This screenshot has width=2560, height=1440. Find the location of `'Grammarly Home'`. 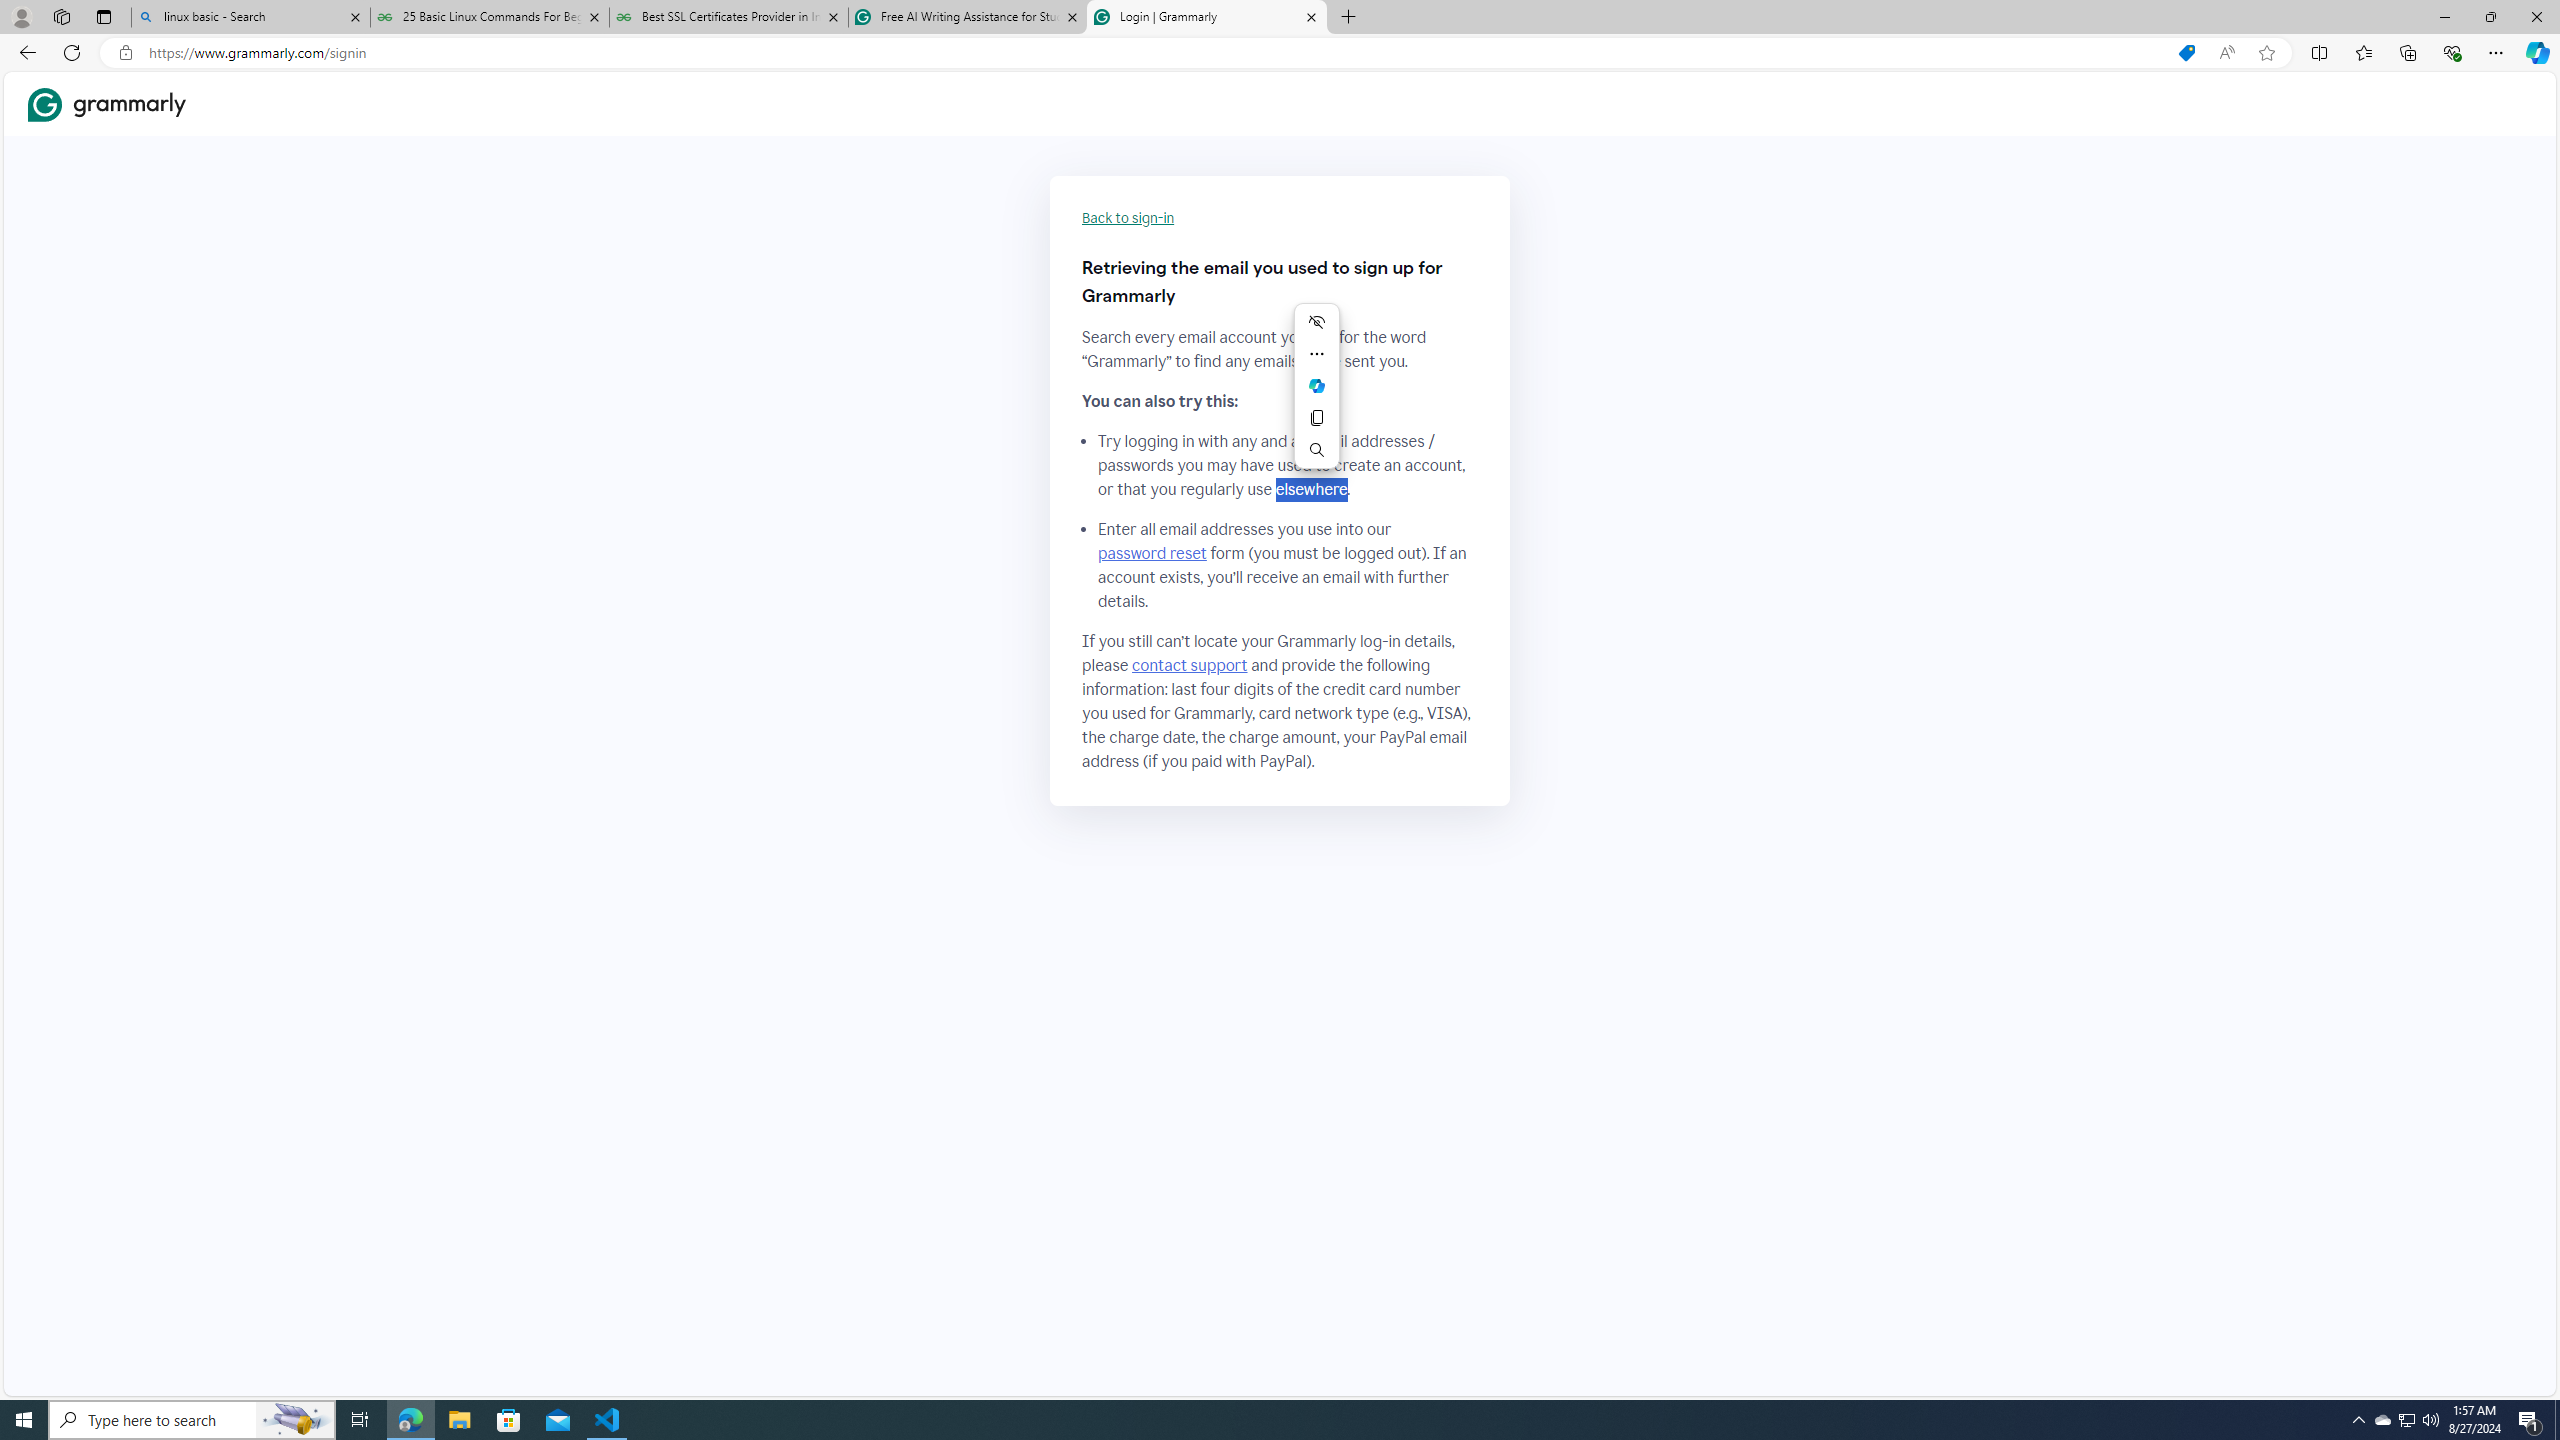

'Grammarly Home' is located at coordinates (106, 104).